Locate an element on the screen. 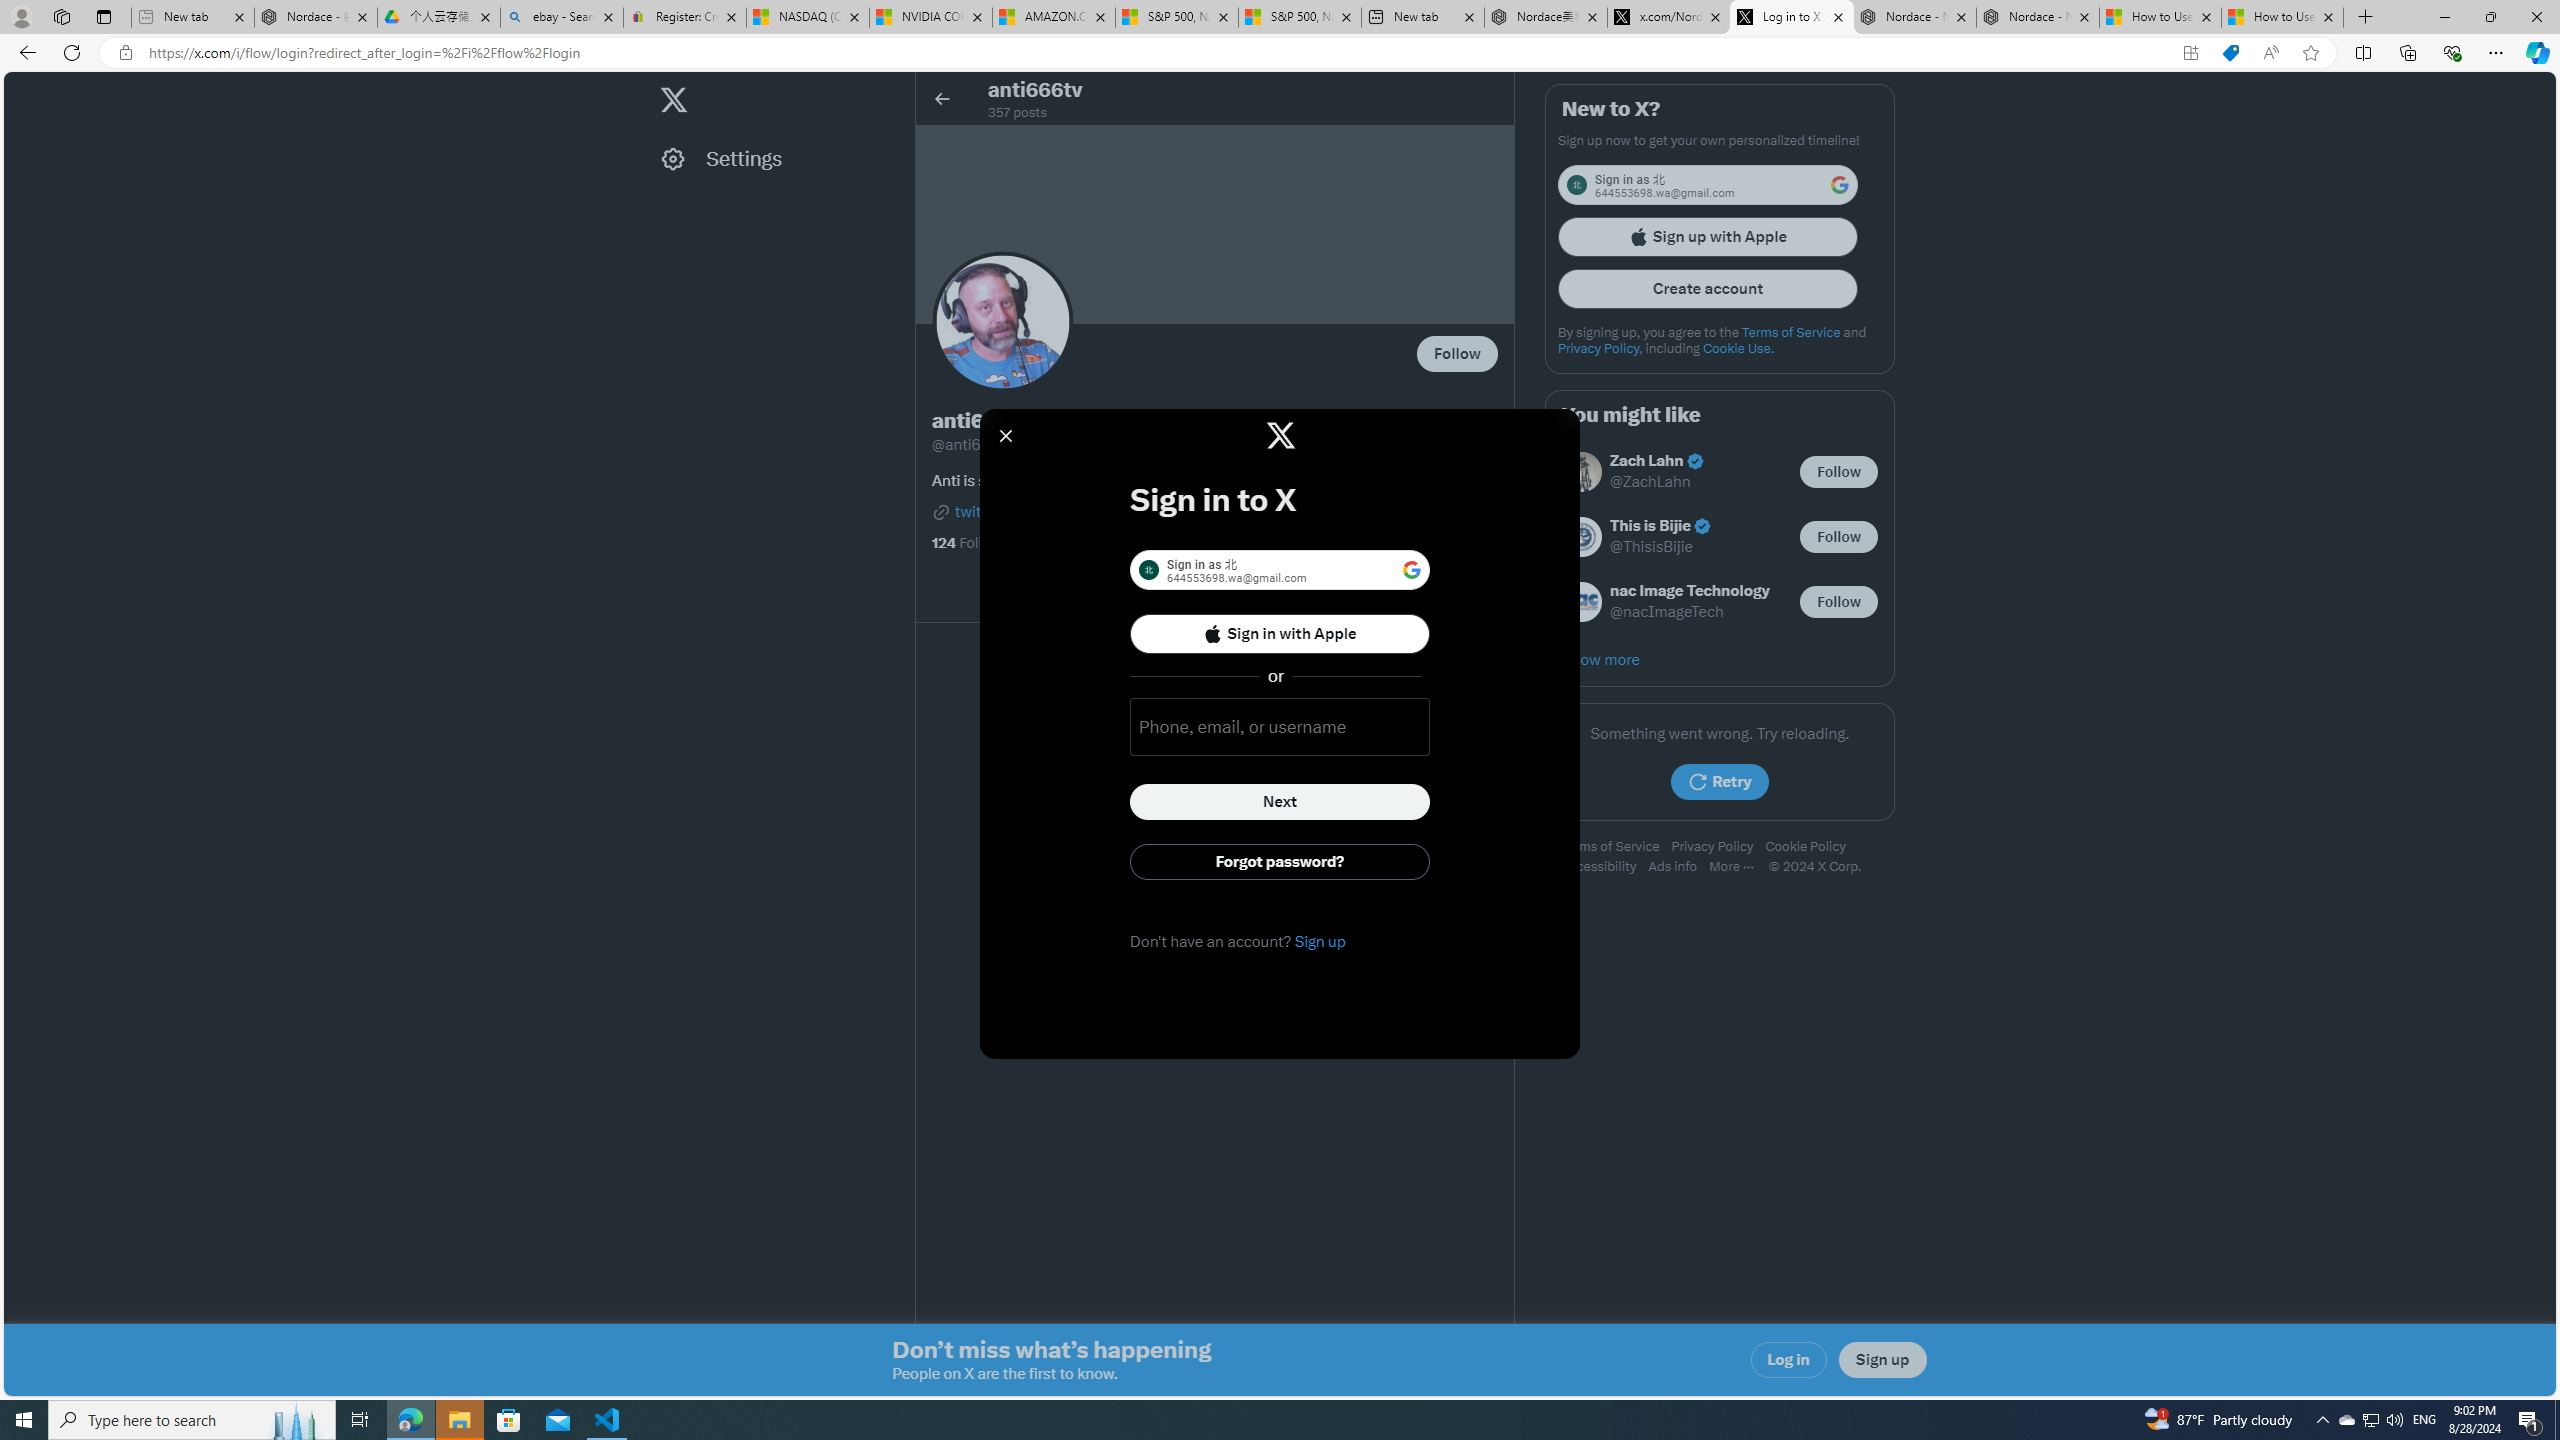 The image size is (2560, 1440). 'Add this page to favorites (Ctrl+D)' is located at coordinates (2311, 53).